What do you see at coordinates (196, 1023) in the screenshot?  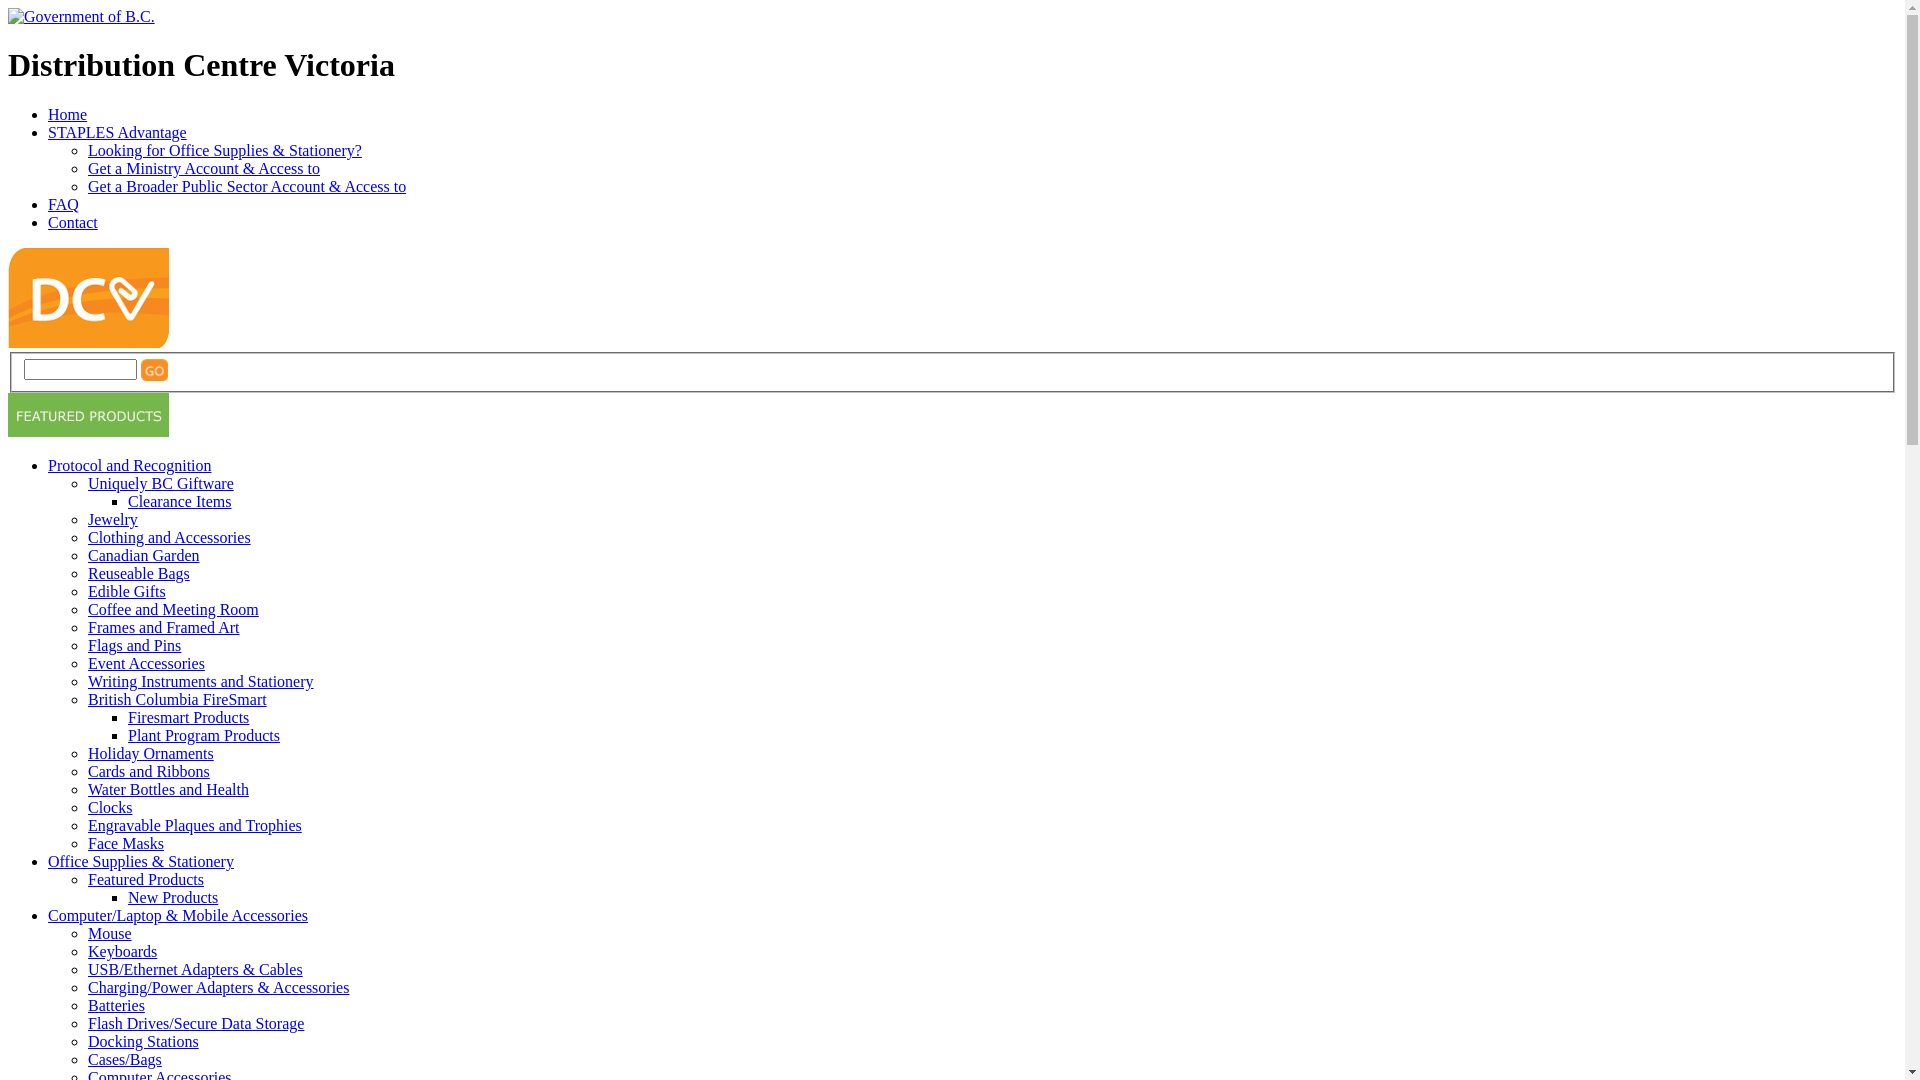 I see `'Flash Drives/Secure Data Storage'` at bounding box center [196, 1023].